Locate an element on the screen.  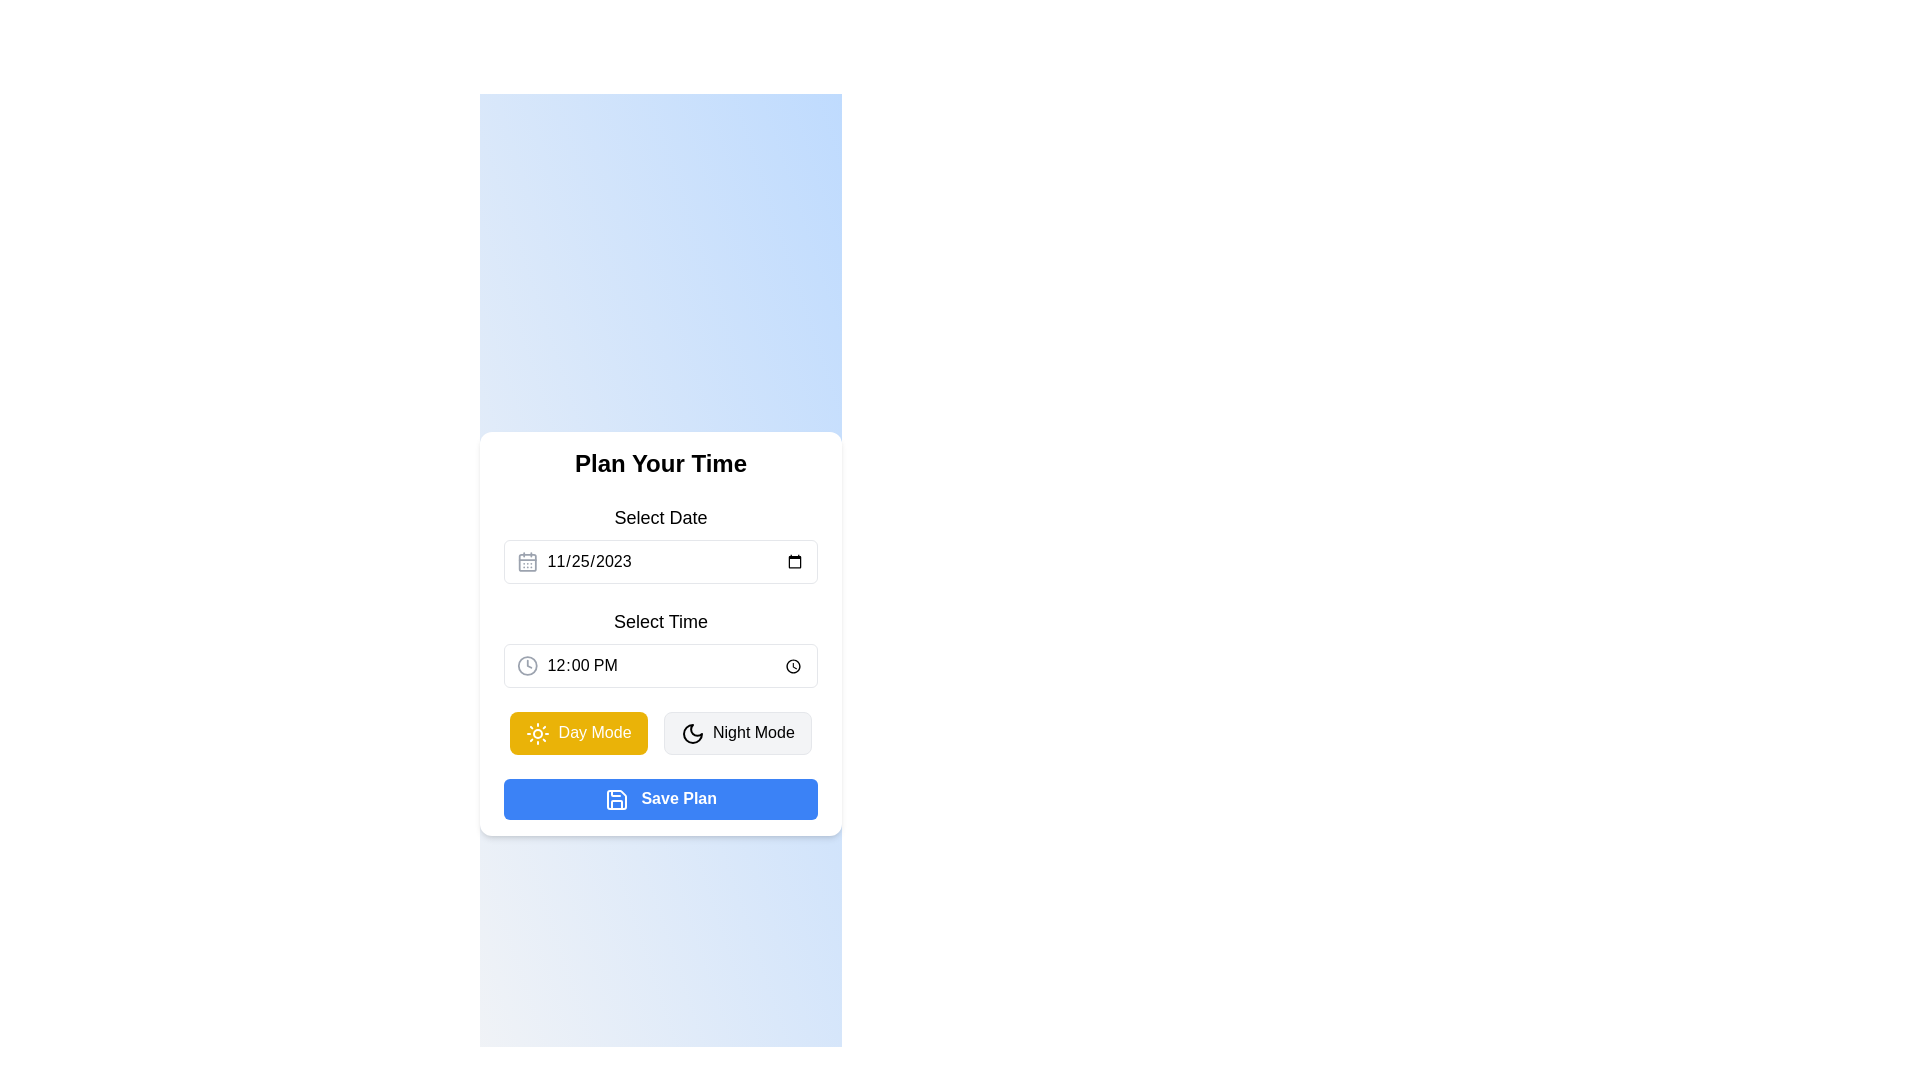
the Date Input Field within the 'Select Date' box is located at coordinates (675, 562).